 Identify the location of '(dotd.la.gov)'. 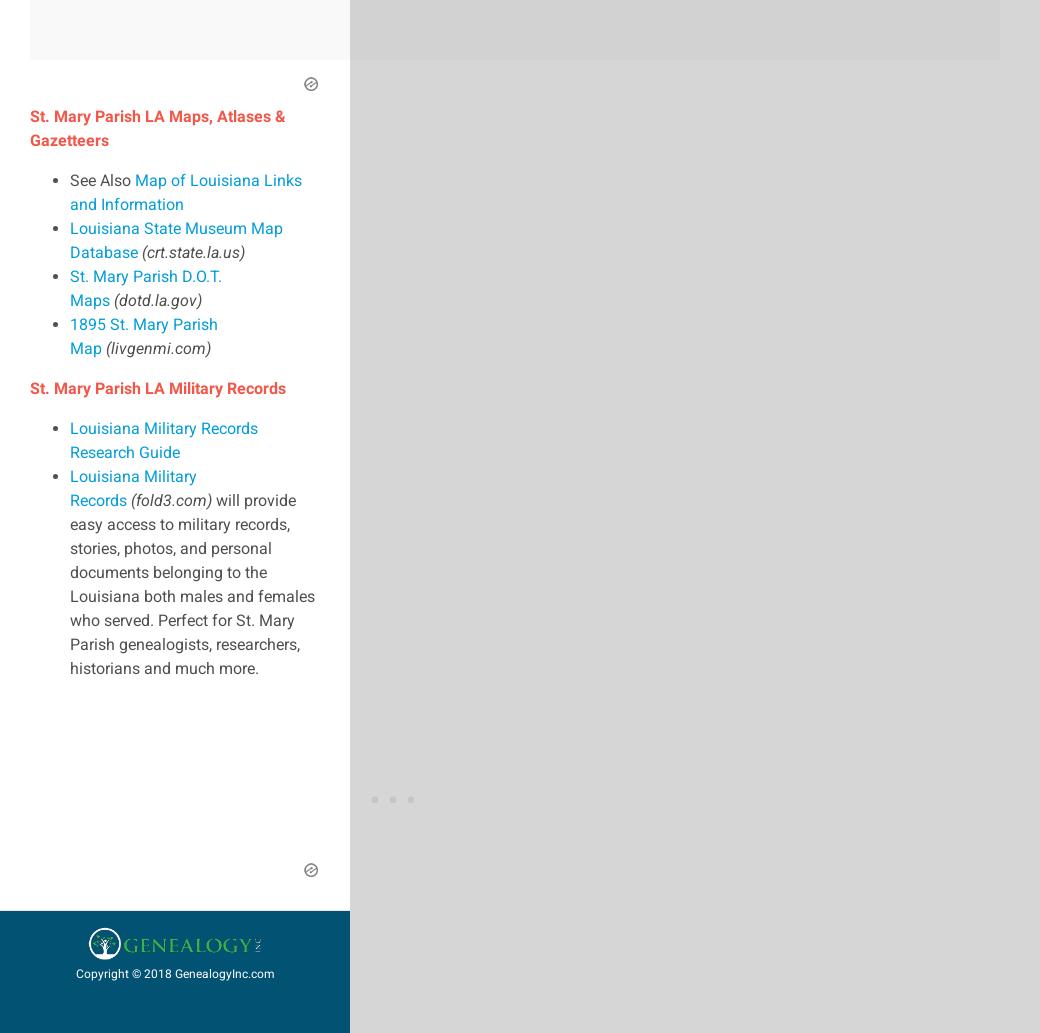
(157, 298).